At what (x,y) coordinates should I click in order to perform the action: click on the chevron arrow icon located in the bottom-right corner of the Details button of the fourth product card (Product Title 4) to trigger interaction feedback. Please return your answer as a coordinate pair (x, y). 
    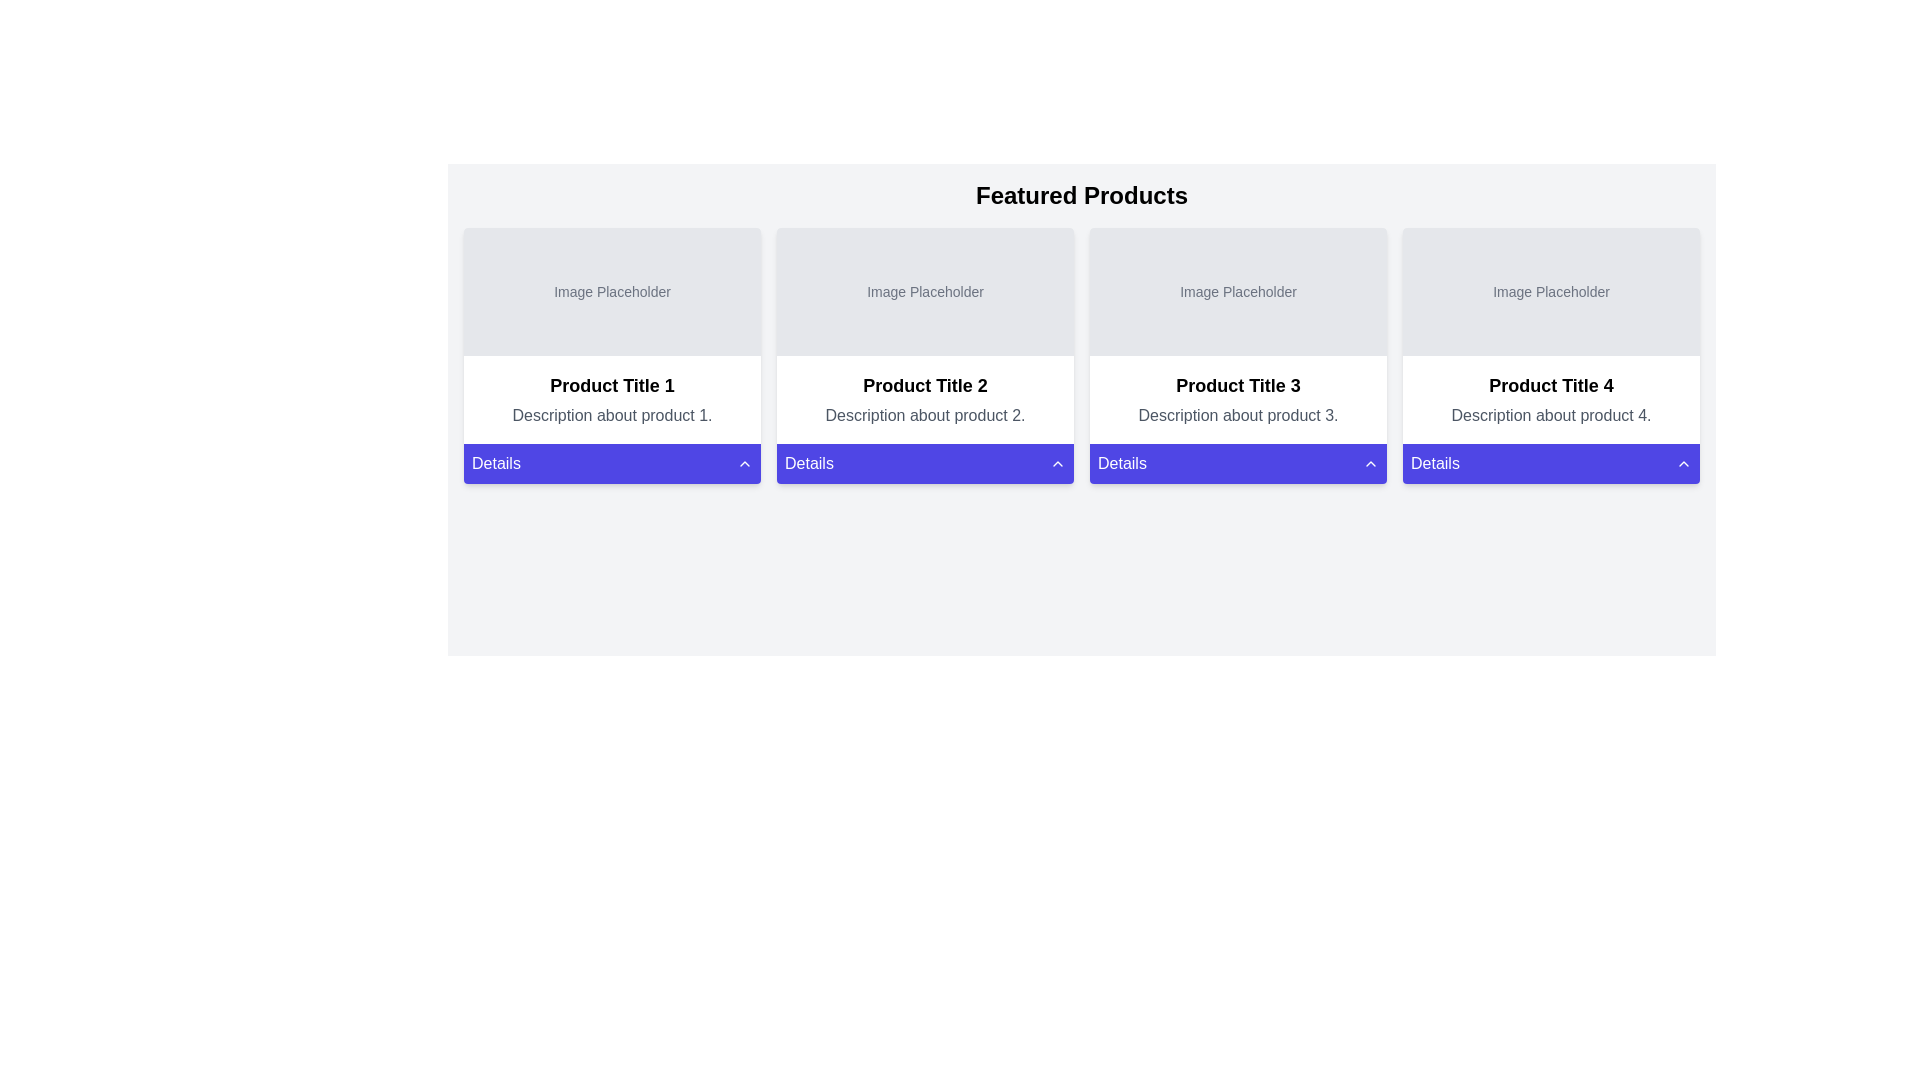
    Looking at the image, I should click on (1683, 463).